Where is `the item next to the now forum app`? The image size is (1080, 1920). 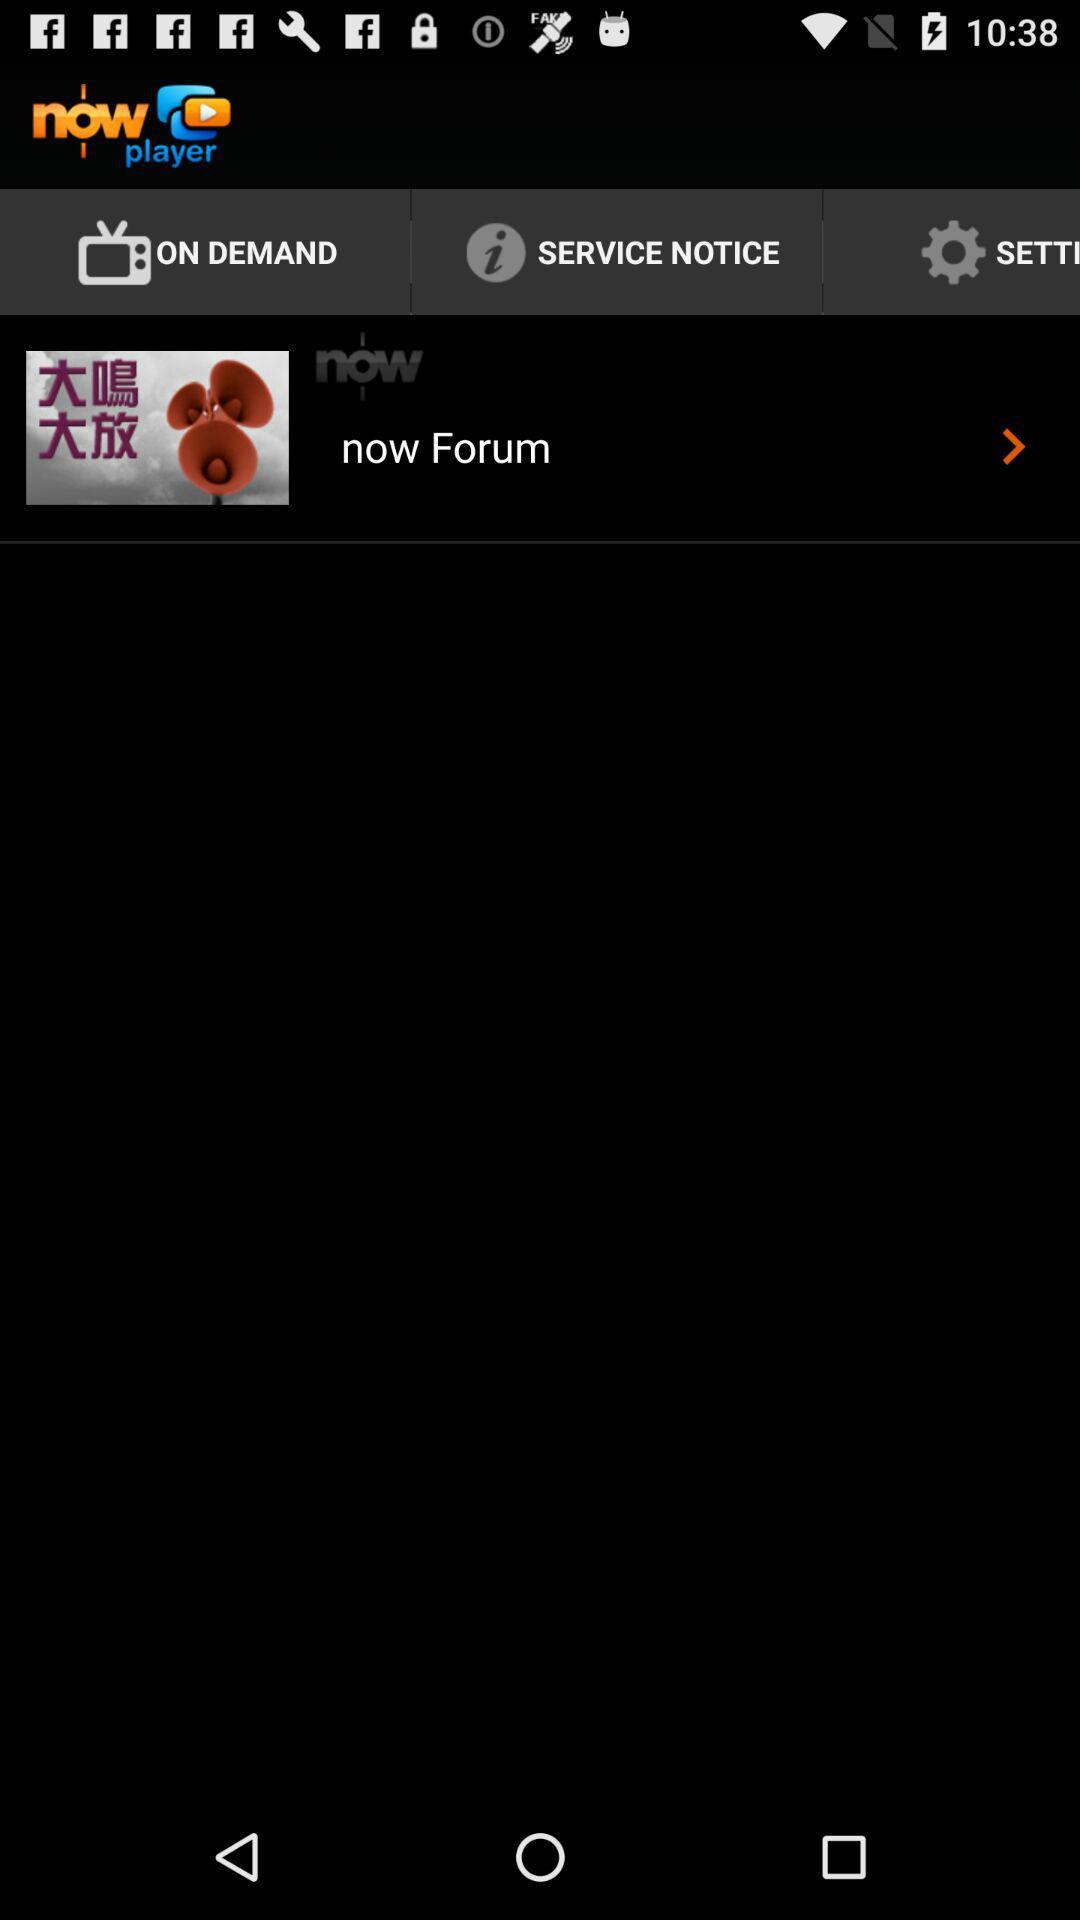
the item next to the now forum app is located at coordinates (1014, 445).